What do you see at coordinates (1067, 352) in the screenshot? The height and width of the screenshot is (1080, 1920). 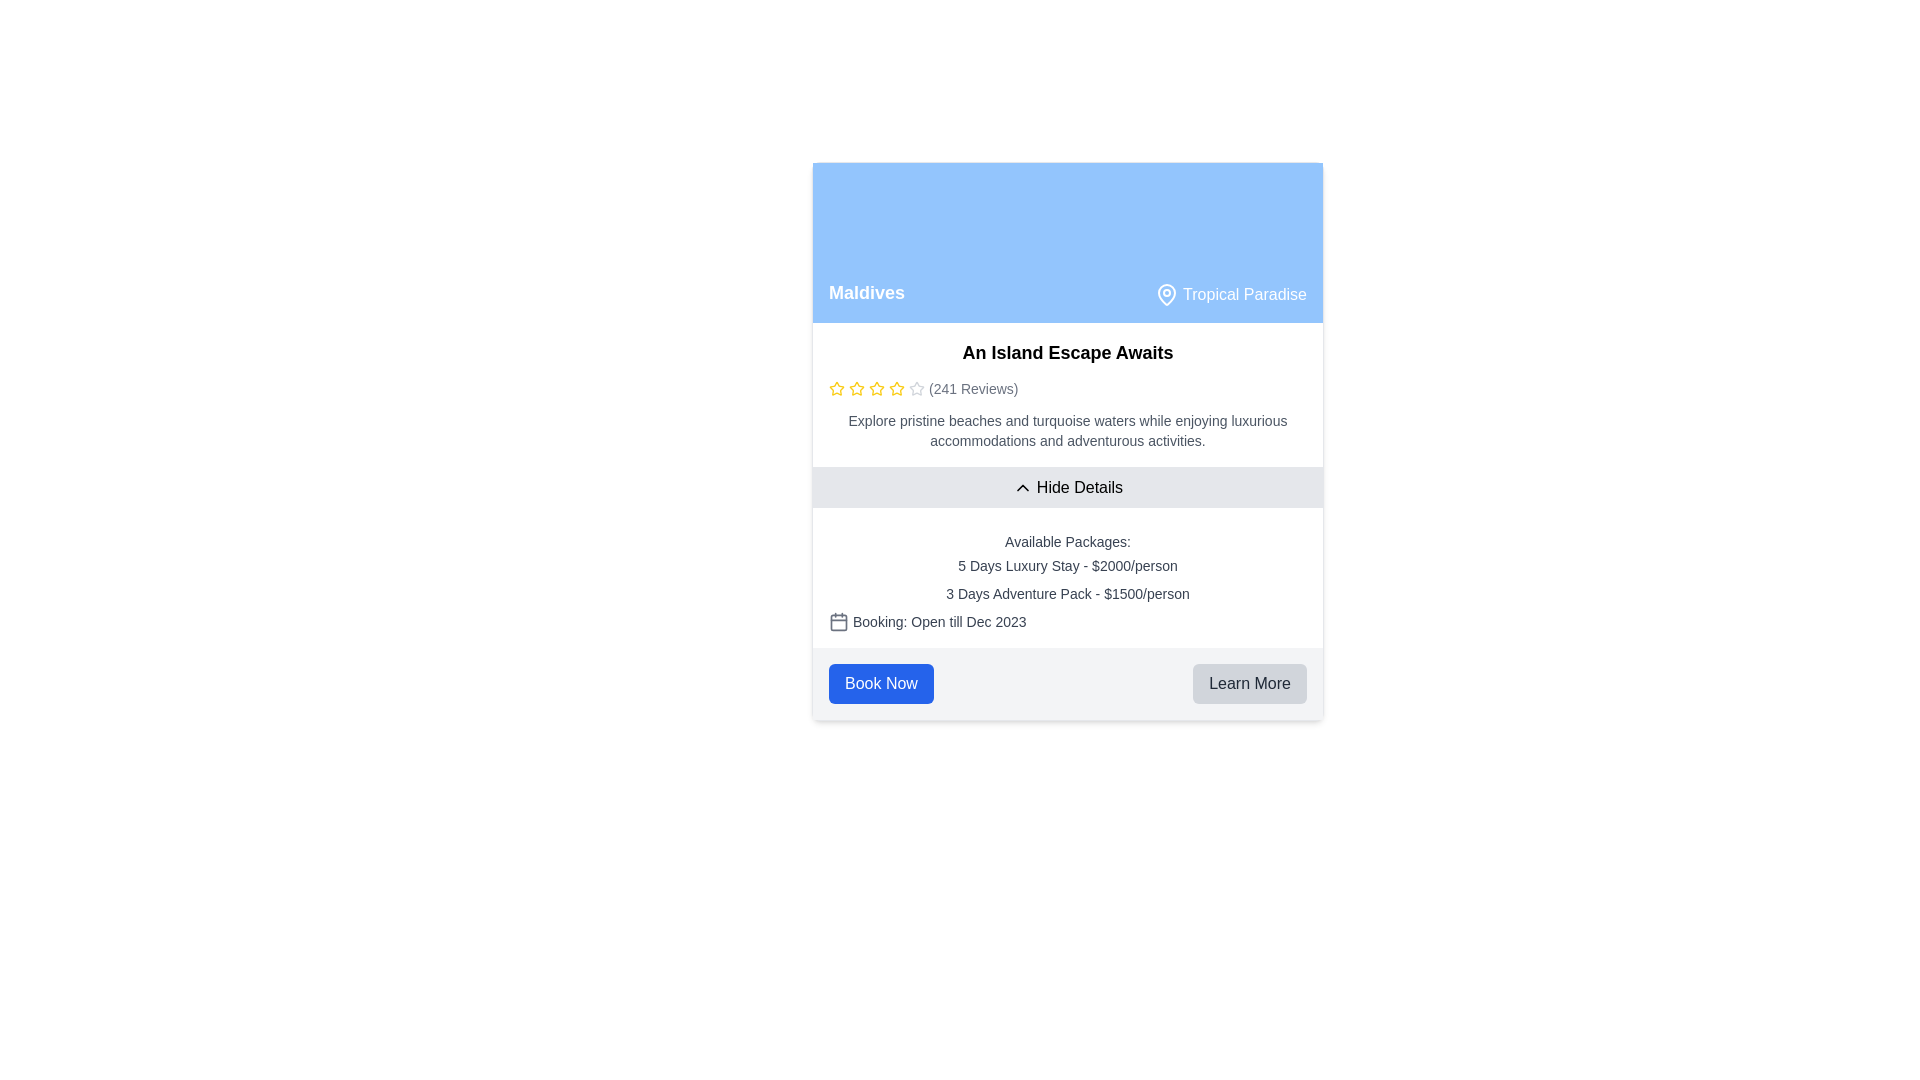 I see `prominently styled, bold textual title 'An Island Escape Awaits' located centrally above the review section` at bounding box center [1067, 352].